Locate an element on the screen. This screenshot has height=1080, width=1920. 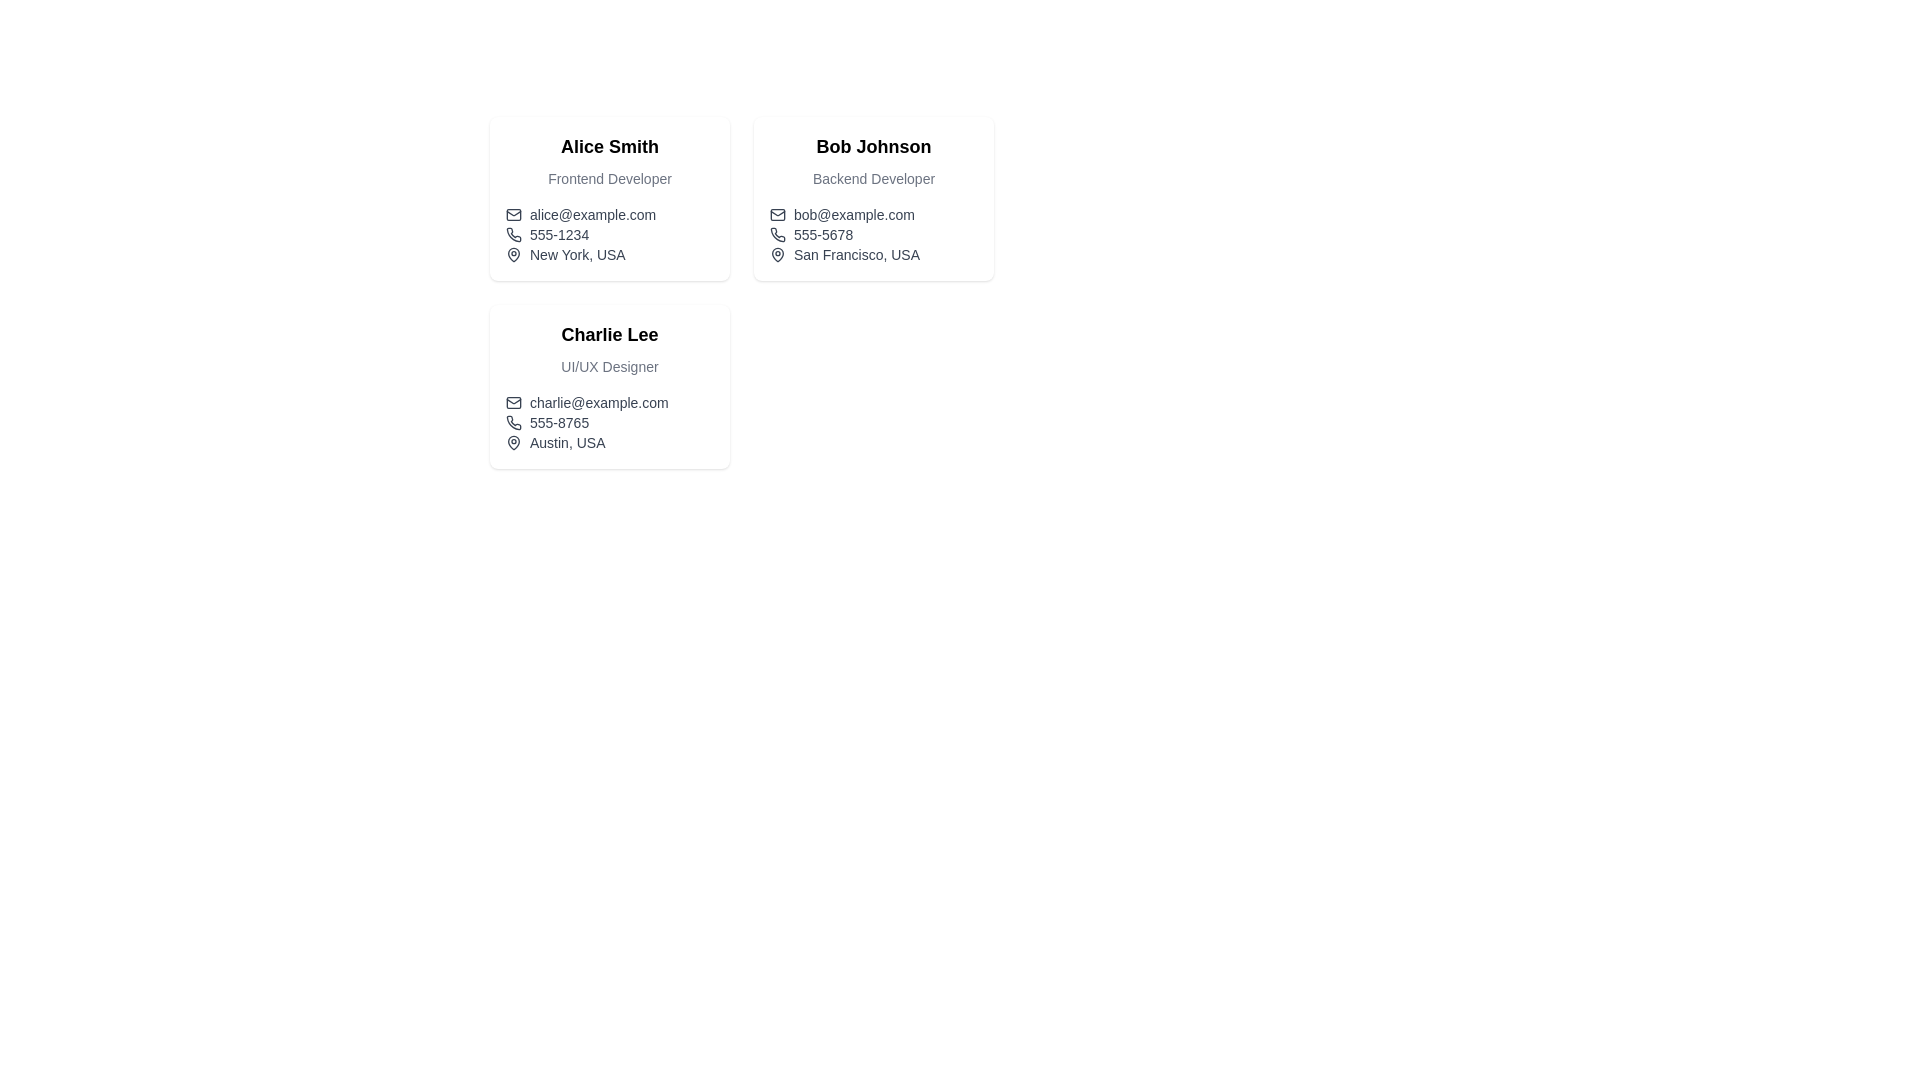
the text label indicating 'New York, USA' associated with the contact details of 'Alice Smith' is located at coordinates (576, 253).